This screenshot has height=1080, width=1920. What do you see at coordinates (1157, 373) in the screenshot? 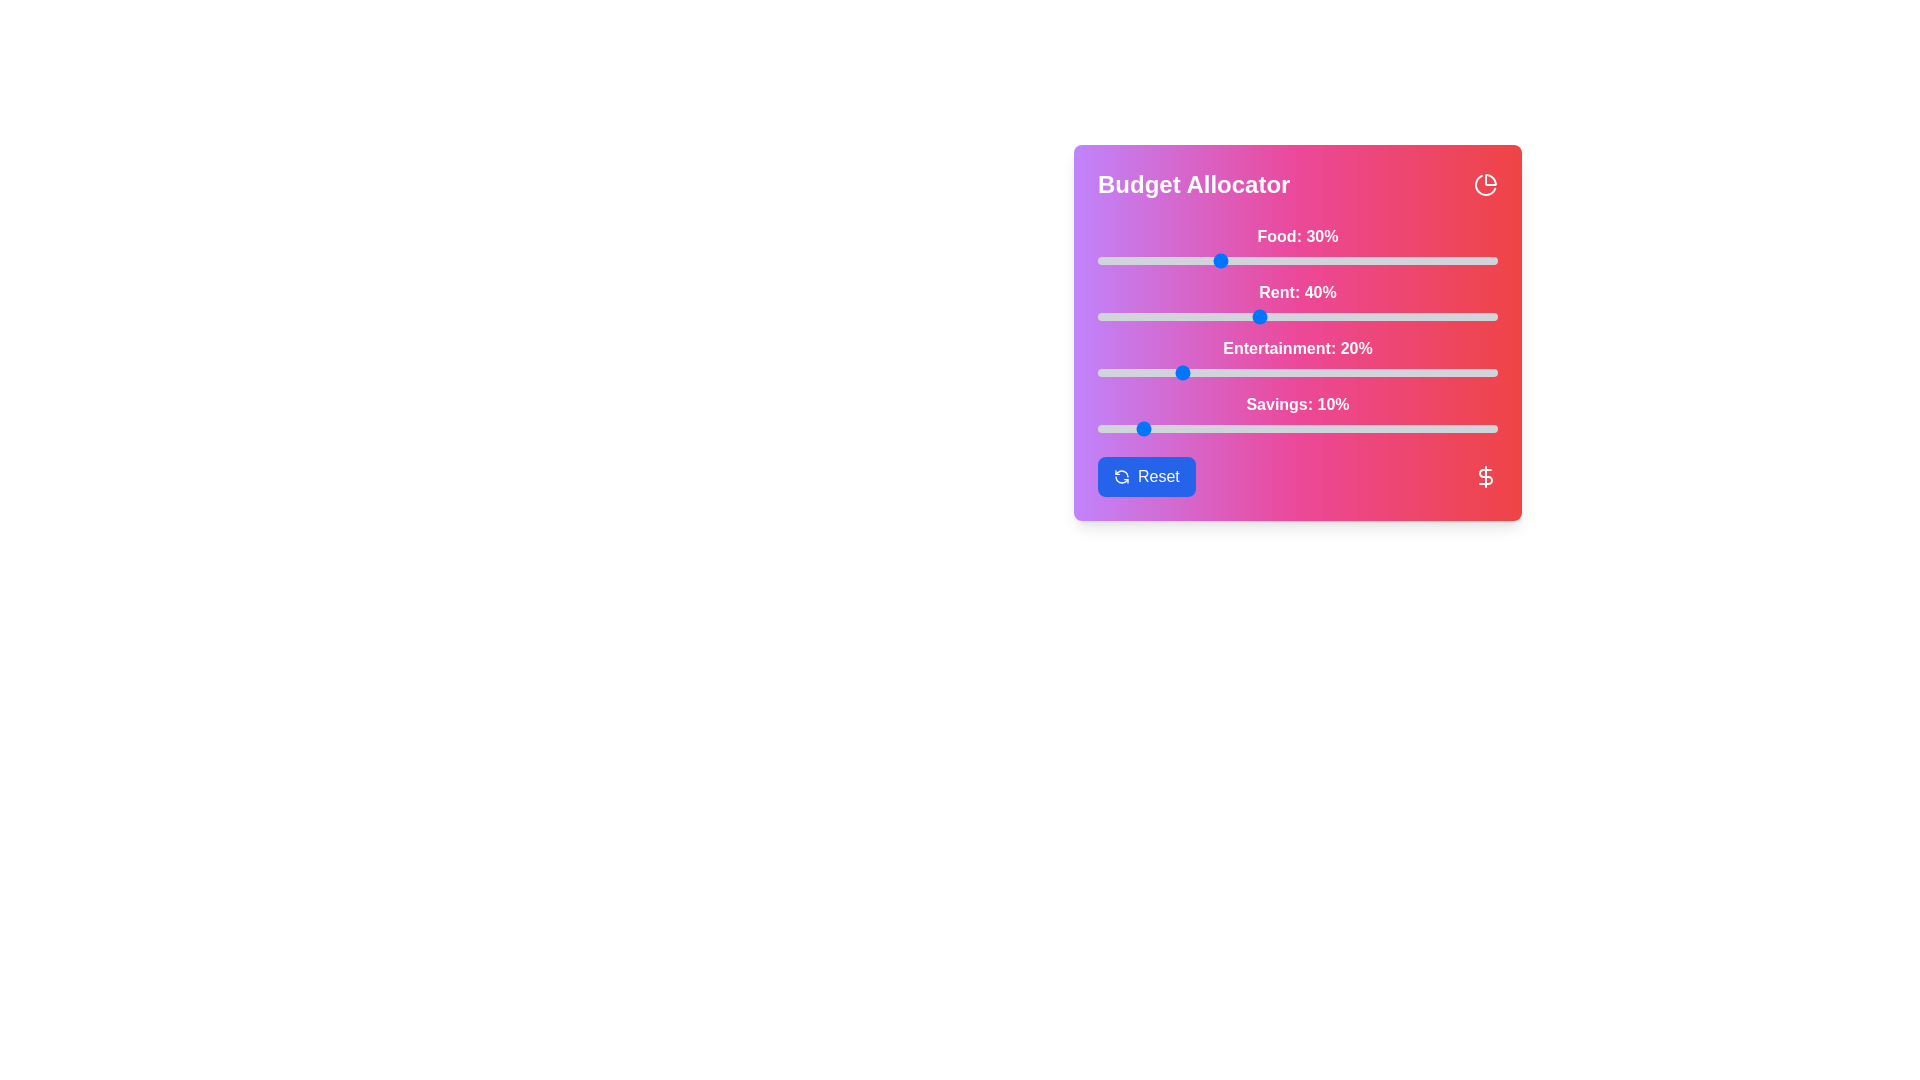
I see `the slider value` at bounding box center [1157, 373].